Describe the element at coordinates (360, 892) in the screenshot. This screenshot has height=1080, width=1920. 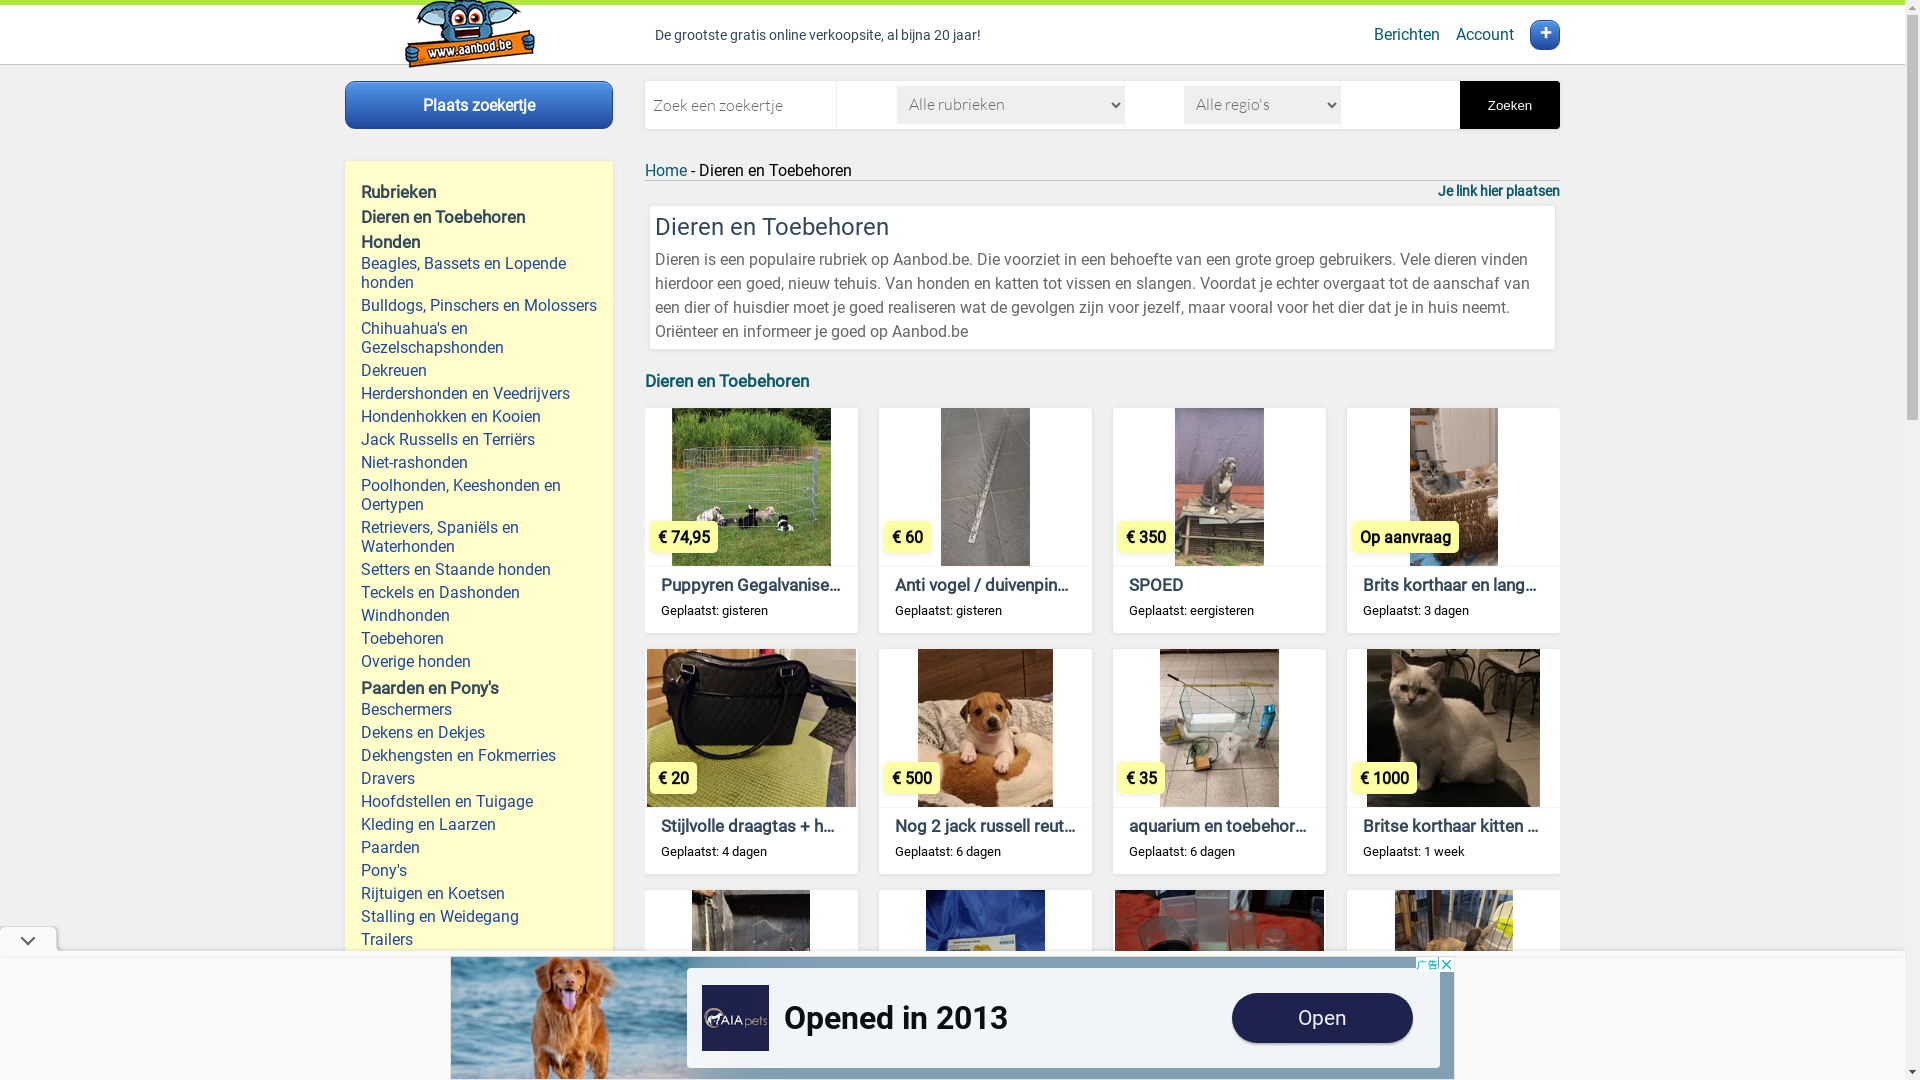
I see `'Rijtuigen en Koetsen'` at that location.